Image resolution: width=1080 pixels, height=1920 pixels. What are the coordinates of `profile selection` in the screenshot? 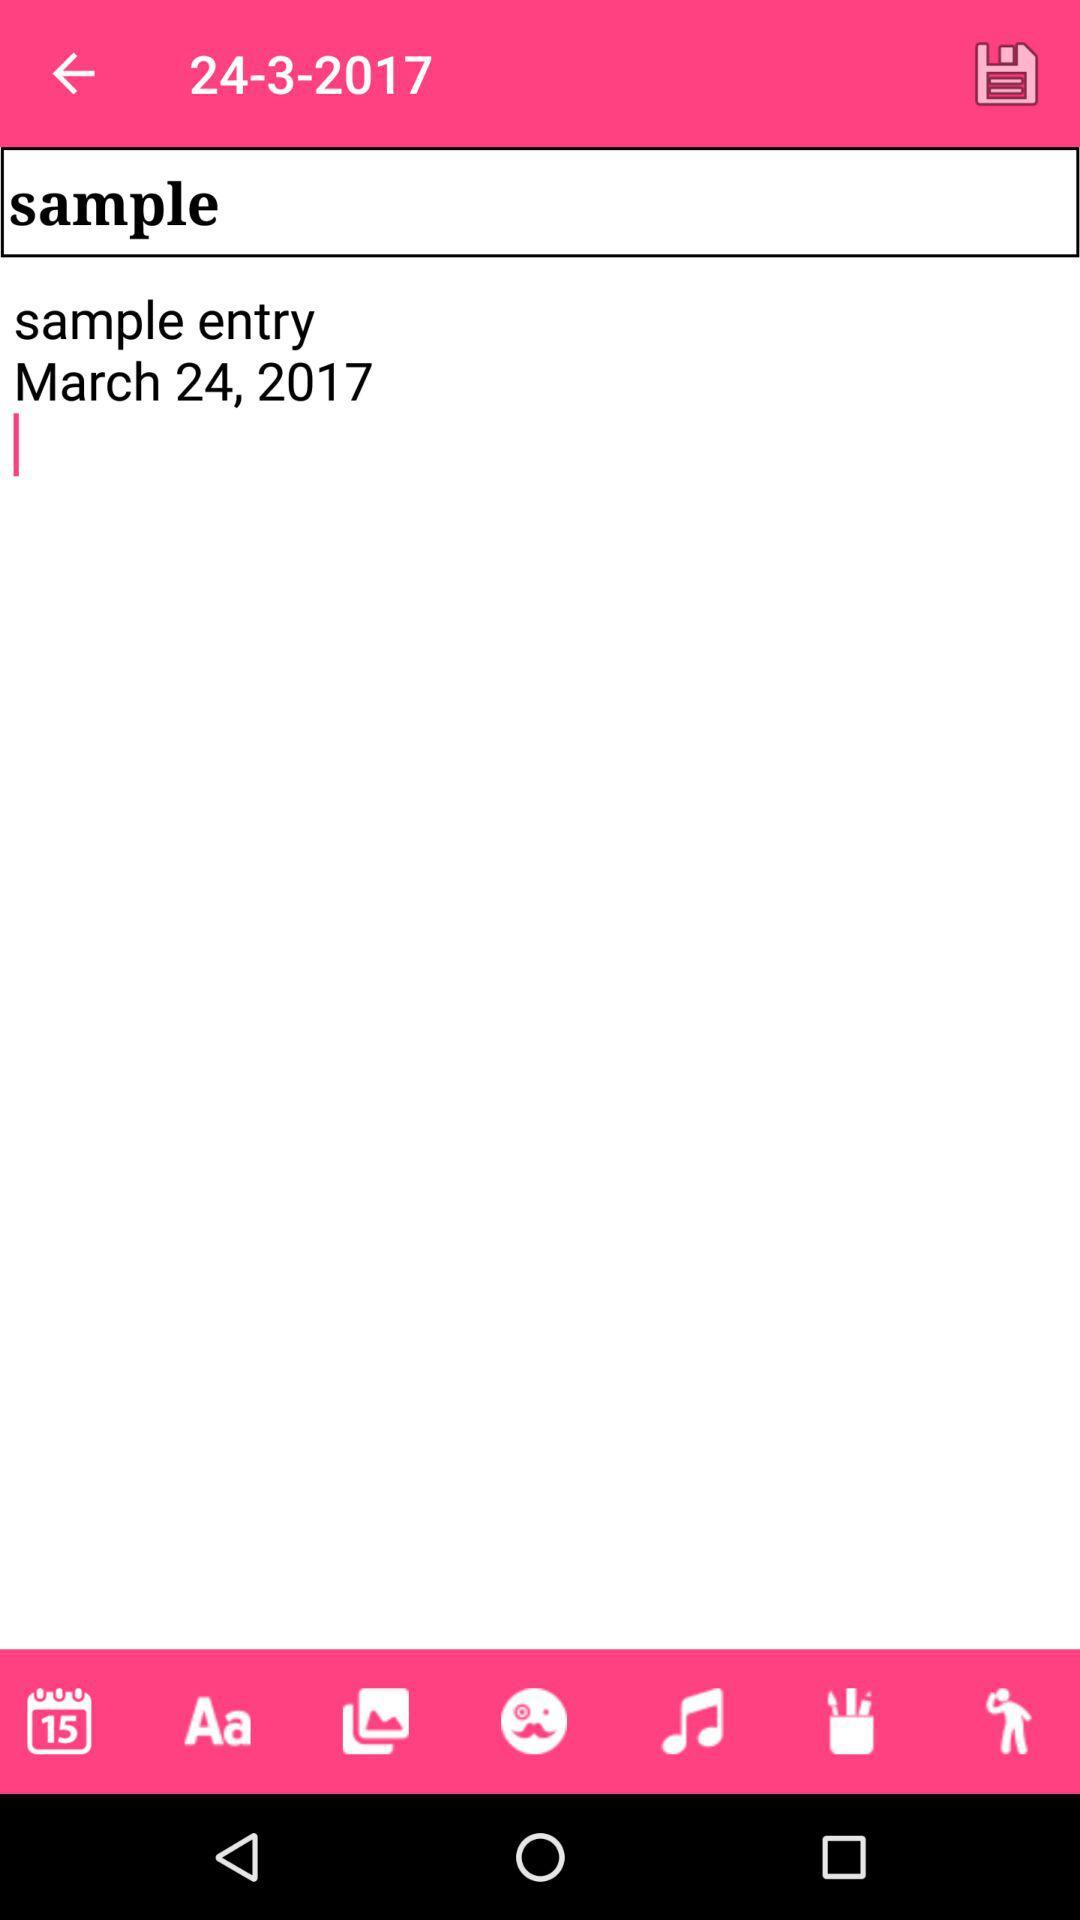 It's located at (1008, 1720).